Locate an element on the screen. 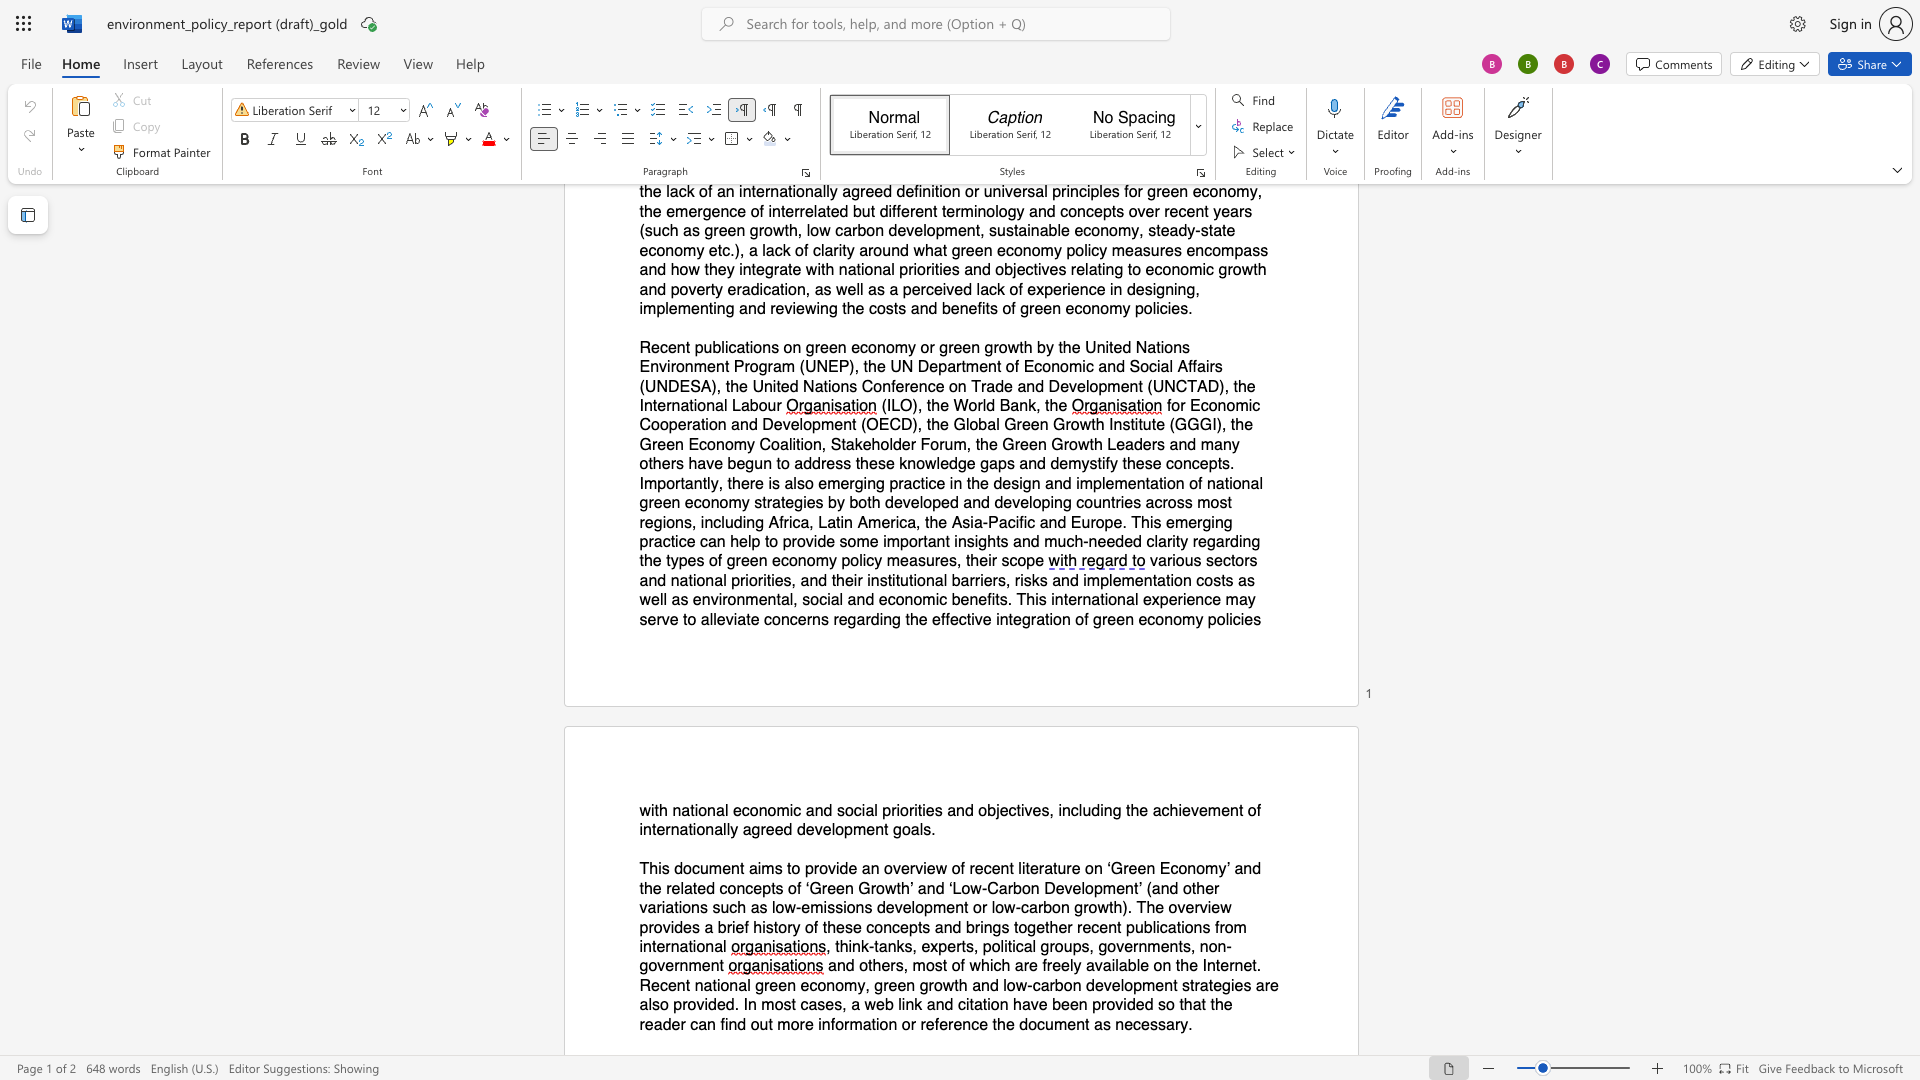  the 5th character "a" in the text is located at coordinates (914, 830).